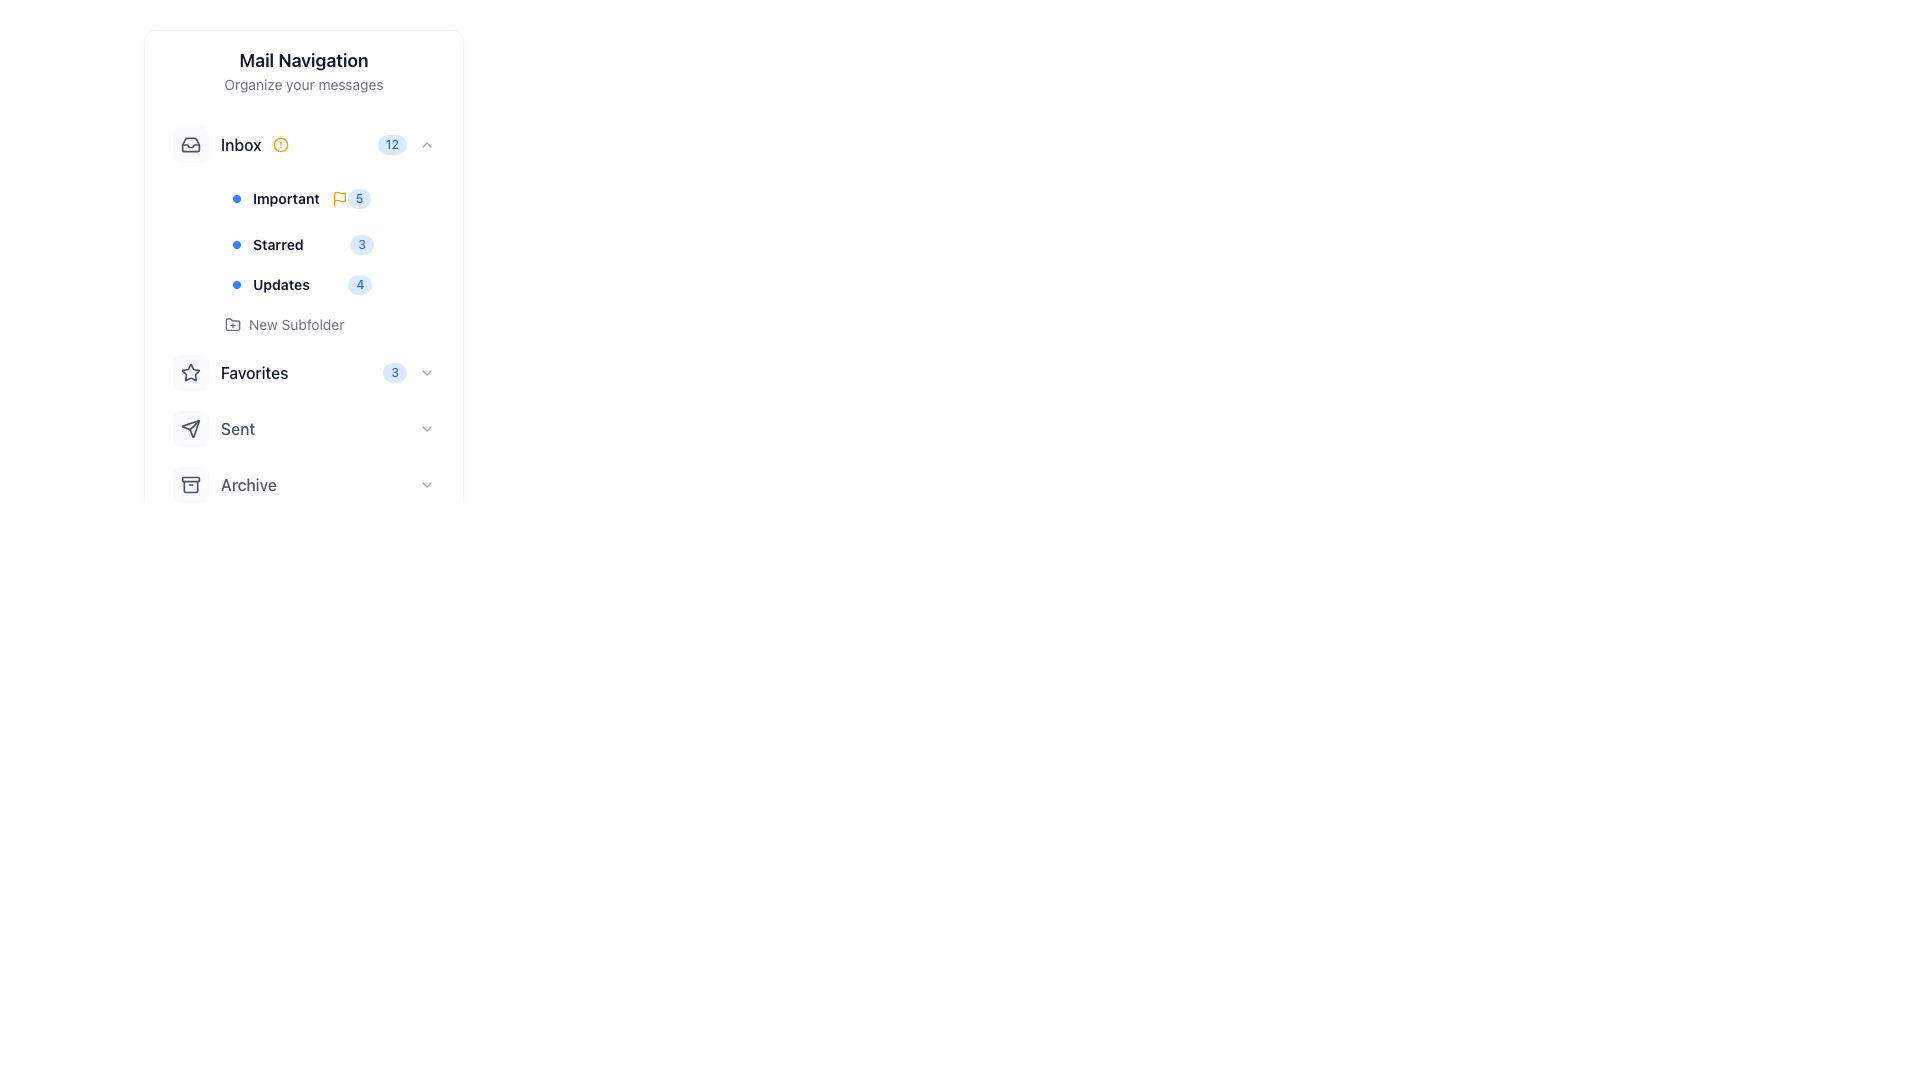 This screenshot has width=1920, height=1080. Describe the element at coordinates (302, 144) in the screenshot. I see `the 'Inbox' button located at the top of the 'Mail Navigation' vertical list` at that location.